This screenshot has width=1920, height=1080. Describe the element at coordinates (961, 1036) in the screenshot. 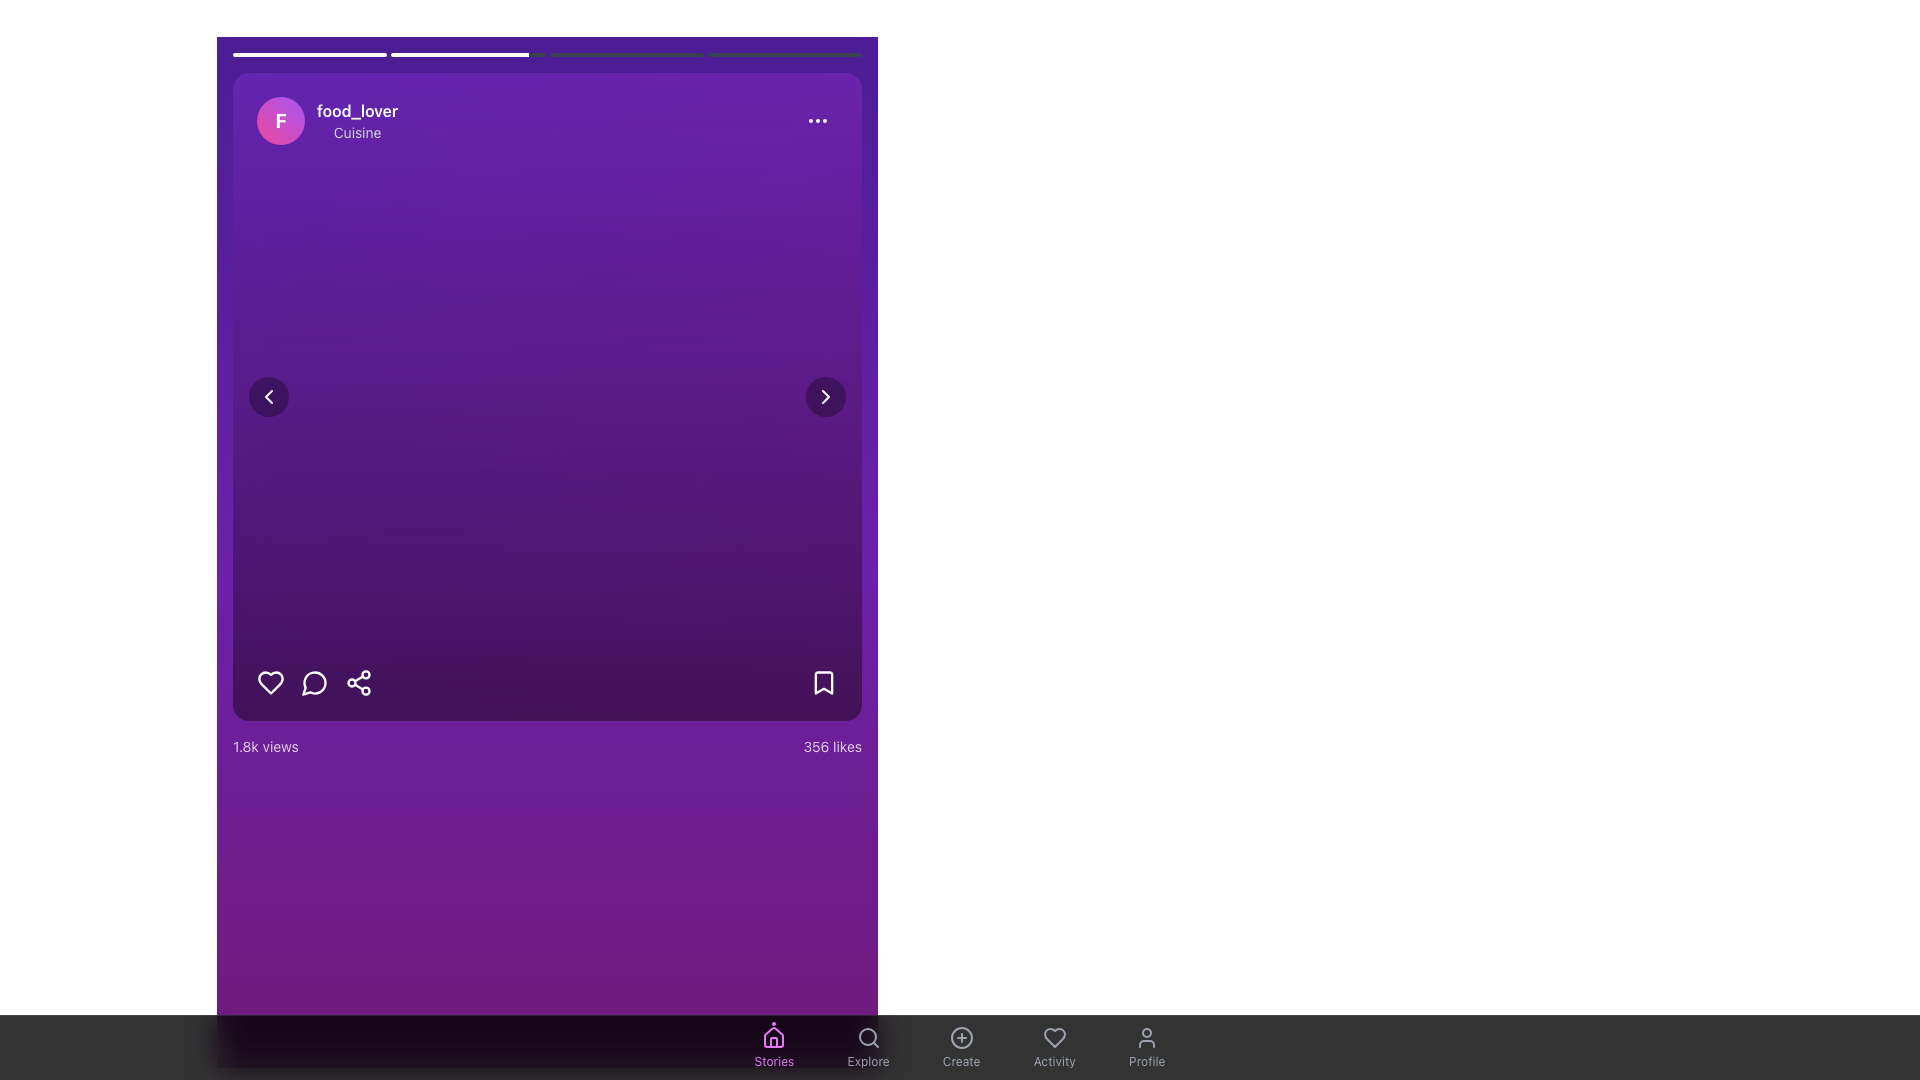

I see `the 'Create' button located centrally in the bottom navigation bar` at that location.